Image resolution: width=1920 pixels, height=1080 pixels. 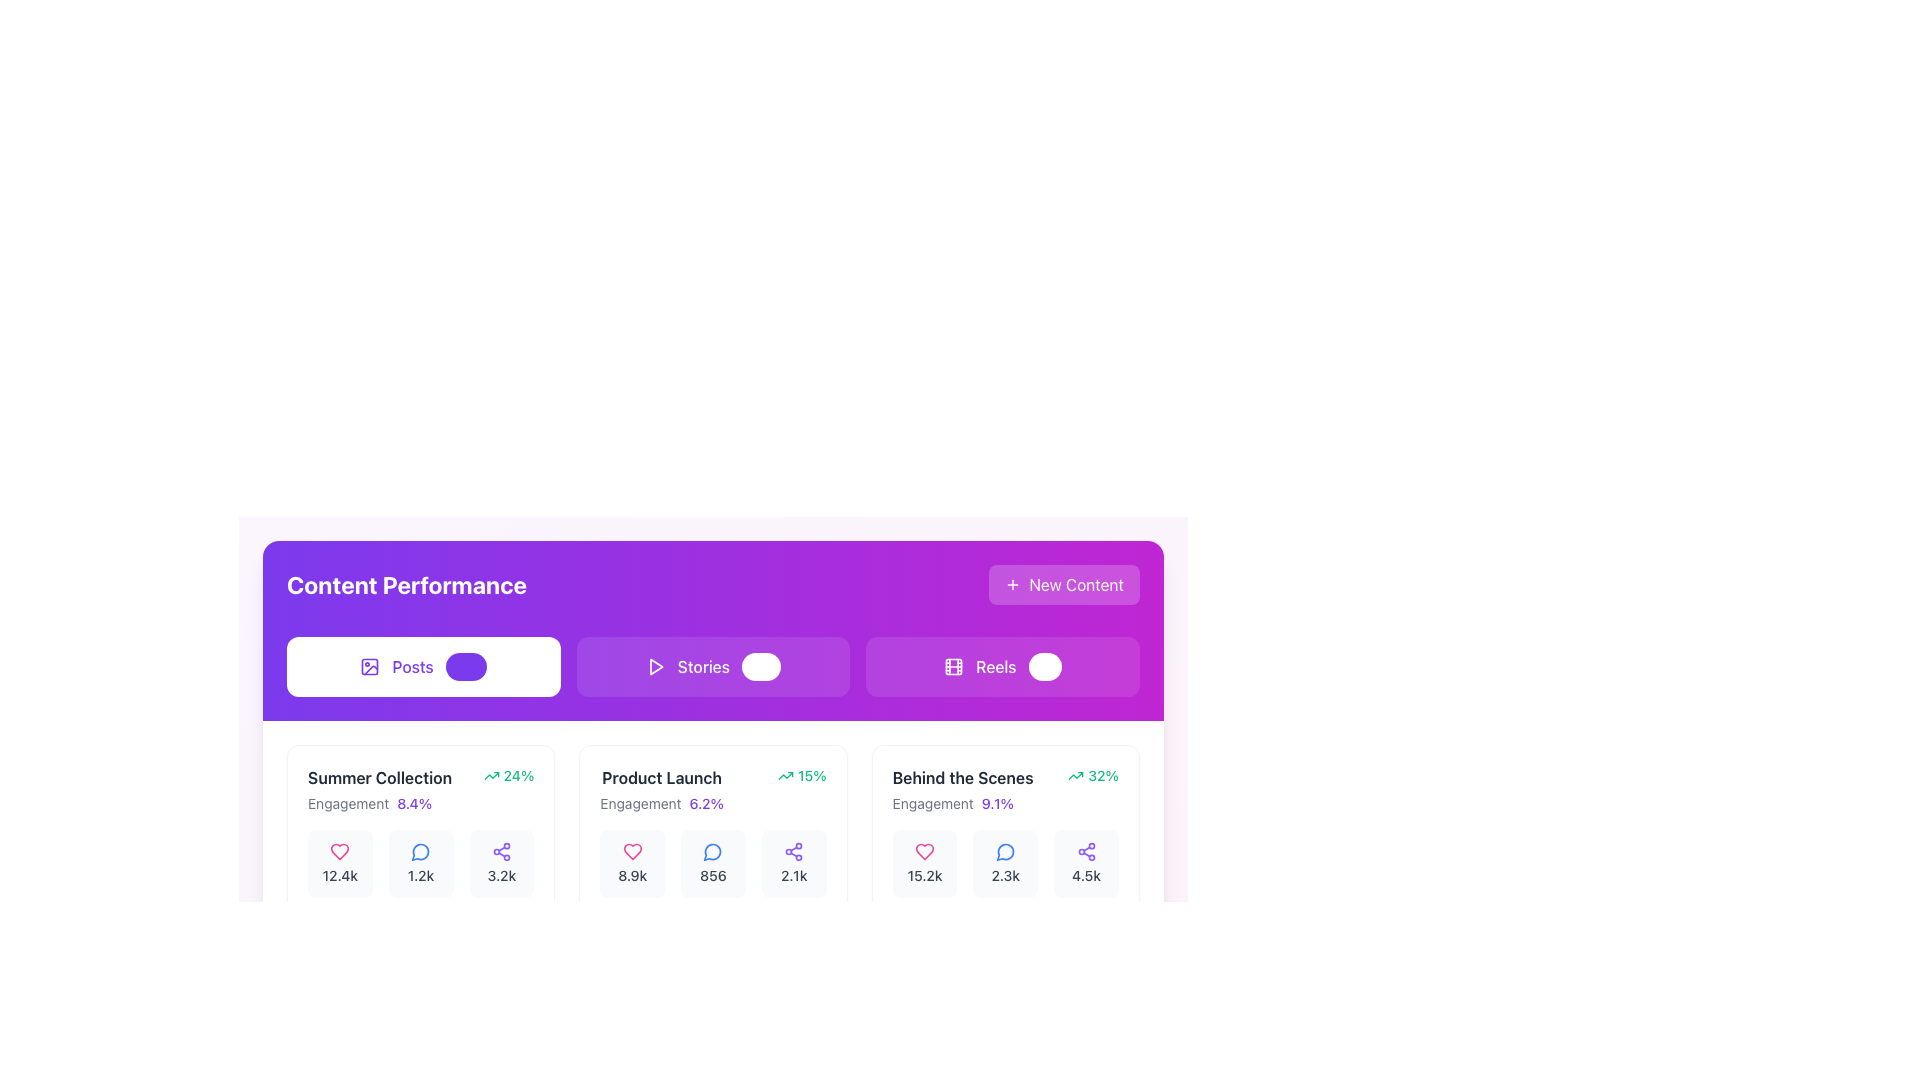 What do you see at coordinates (963, 802) in the screenshot?
I see `information displayed in the 'Engagement' text display showing '9.1%' located within the 'Behind the Scenes' card` at bounding box center [963, 802].